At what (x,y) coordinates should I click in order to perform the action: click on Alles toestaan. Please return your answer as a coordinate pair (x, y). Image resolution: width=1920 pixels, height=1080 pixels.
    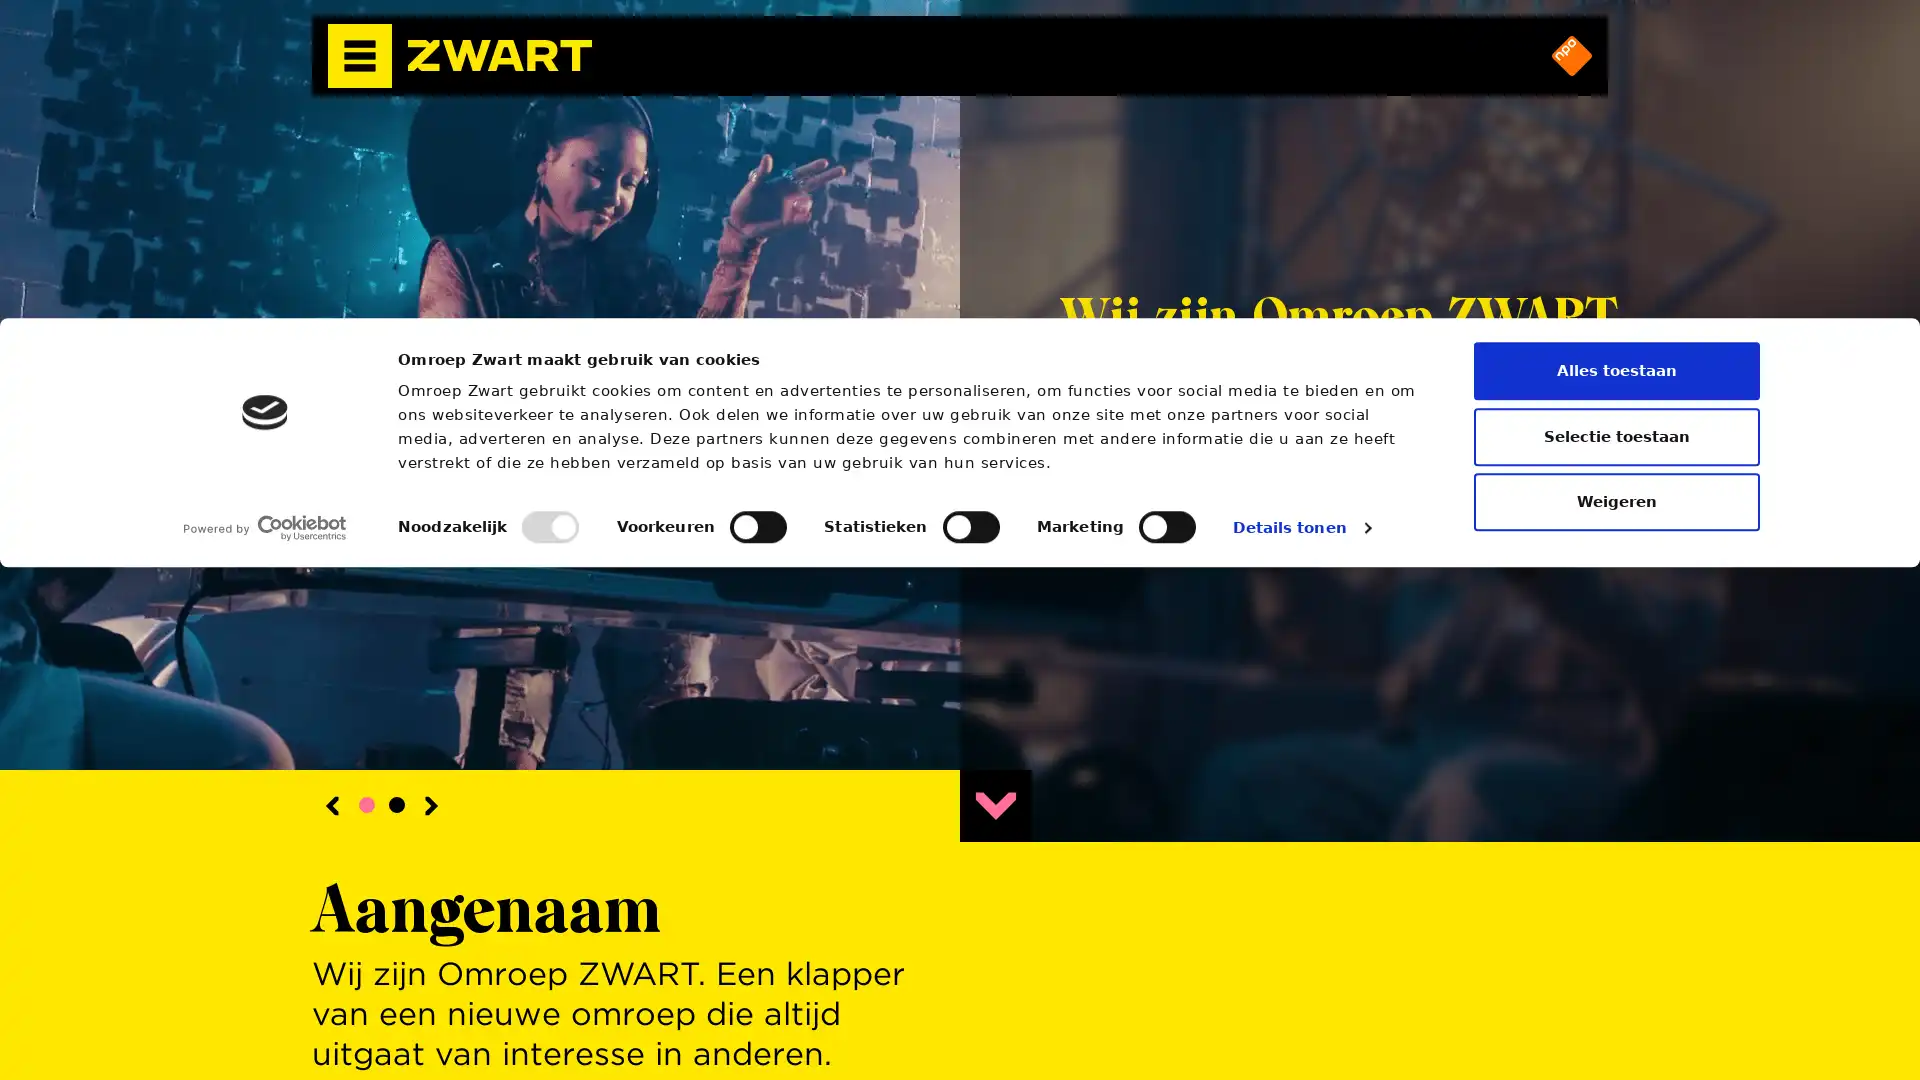
    Looking at the image, I should click on (1617, 882).